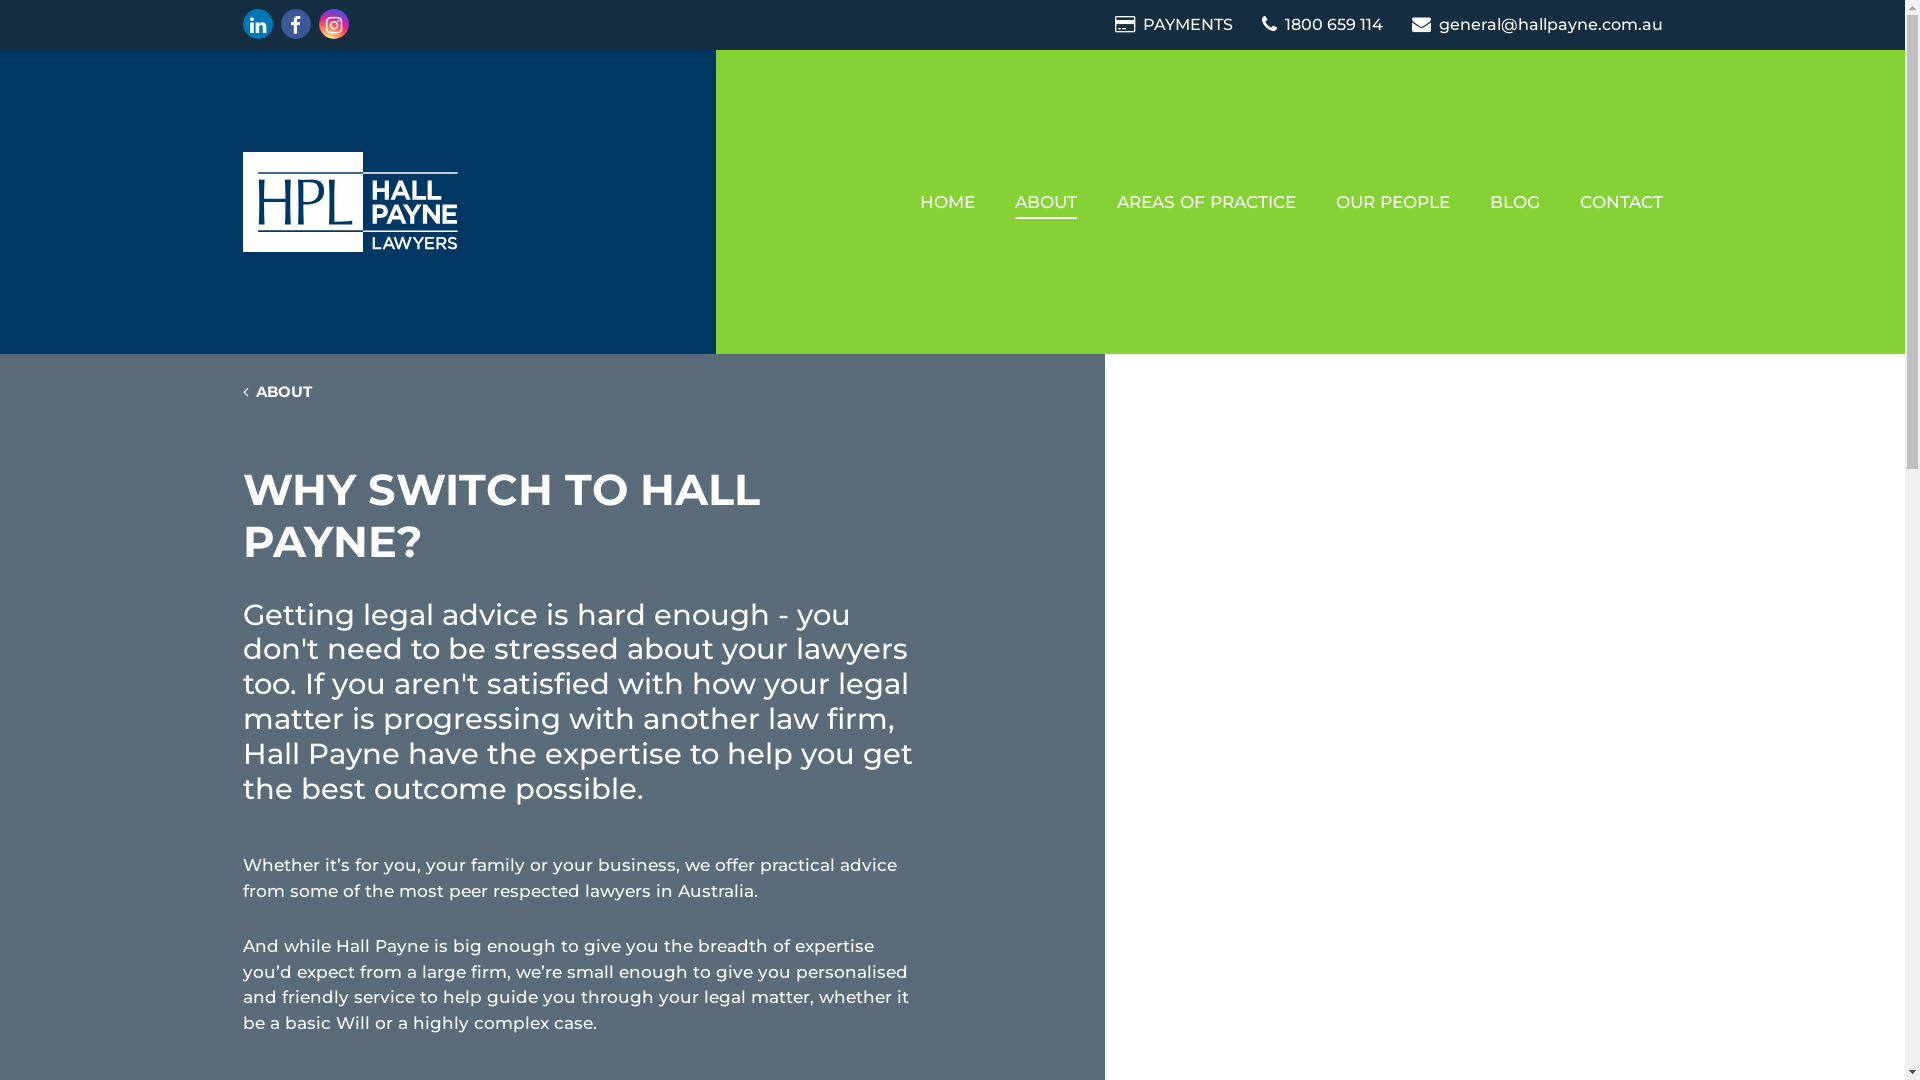 The height and width of the screenshot is (1080, 1920). Describe the element at coordinates (1621, 201) in the screenshot. I see `'CONTACT'` at that location.